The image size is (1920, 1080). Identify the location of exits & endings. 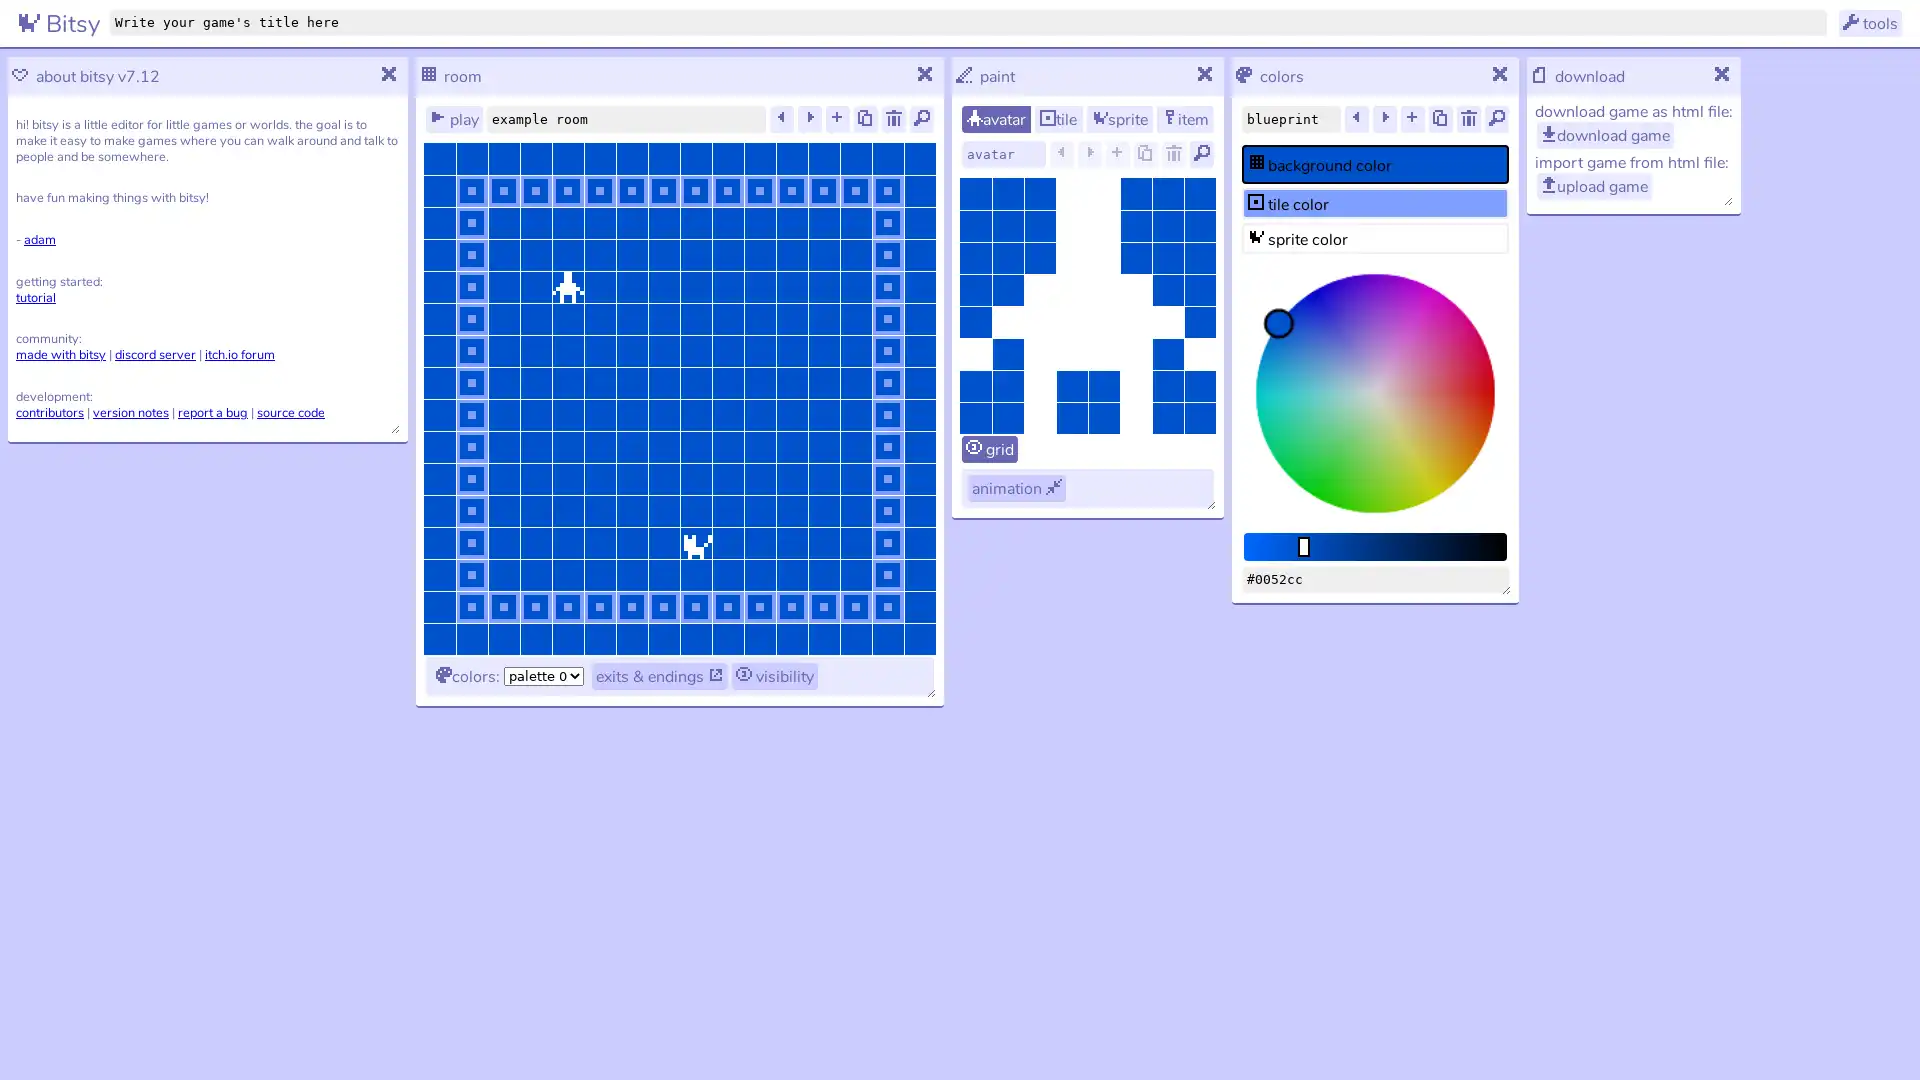
(660, 675).